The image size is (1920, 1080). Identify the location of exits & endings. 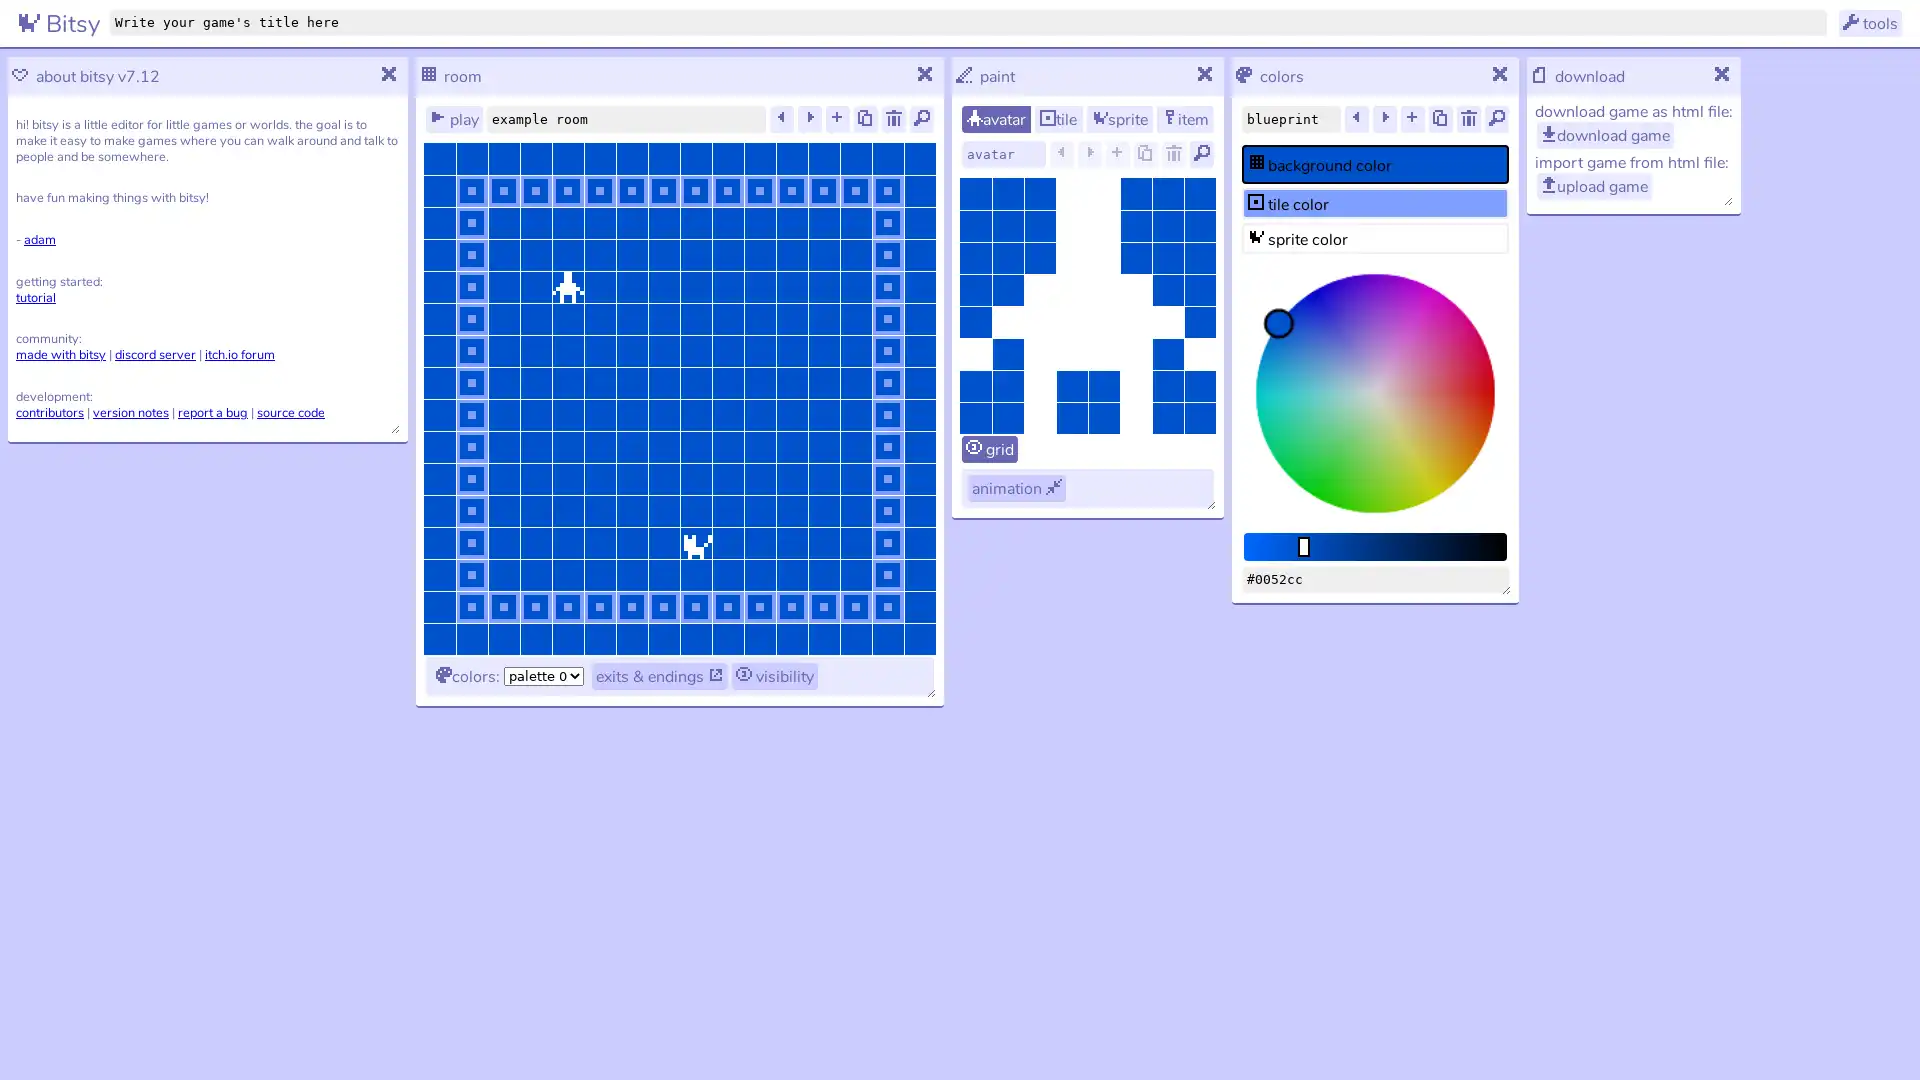
(660, 675).